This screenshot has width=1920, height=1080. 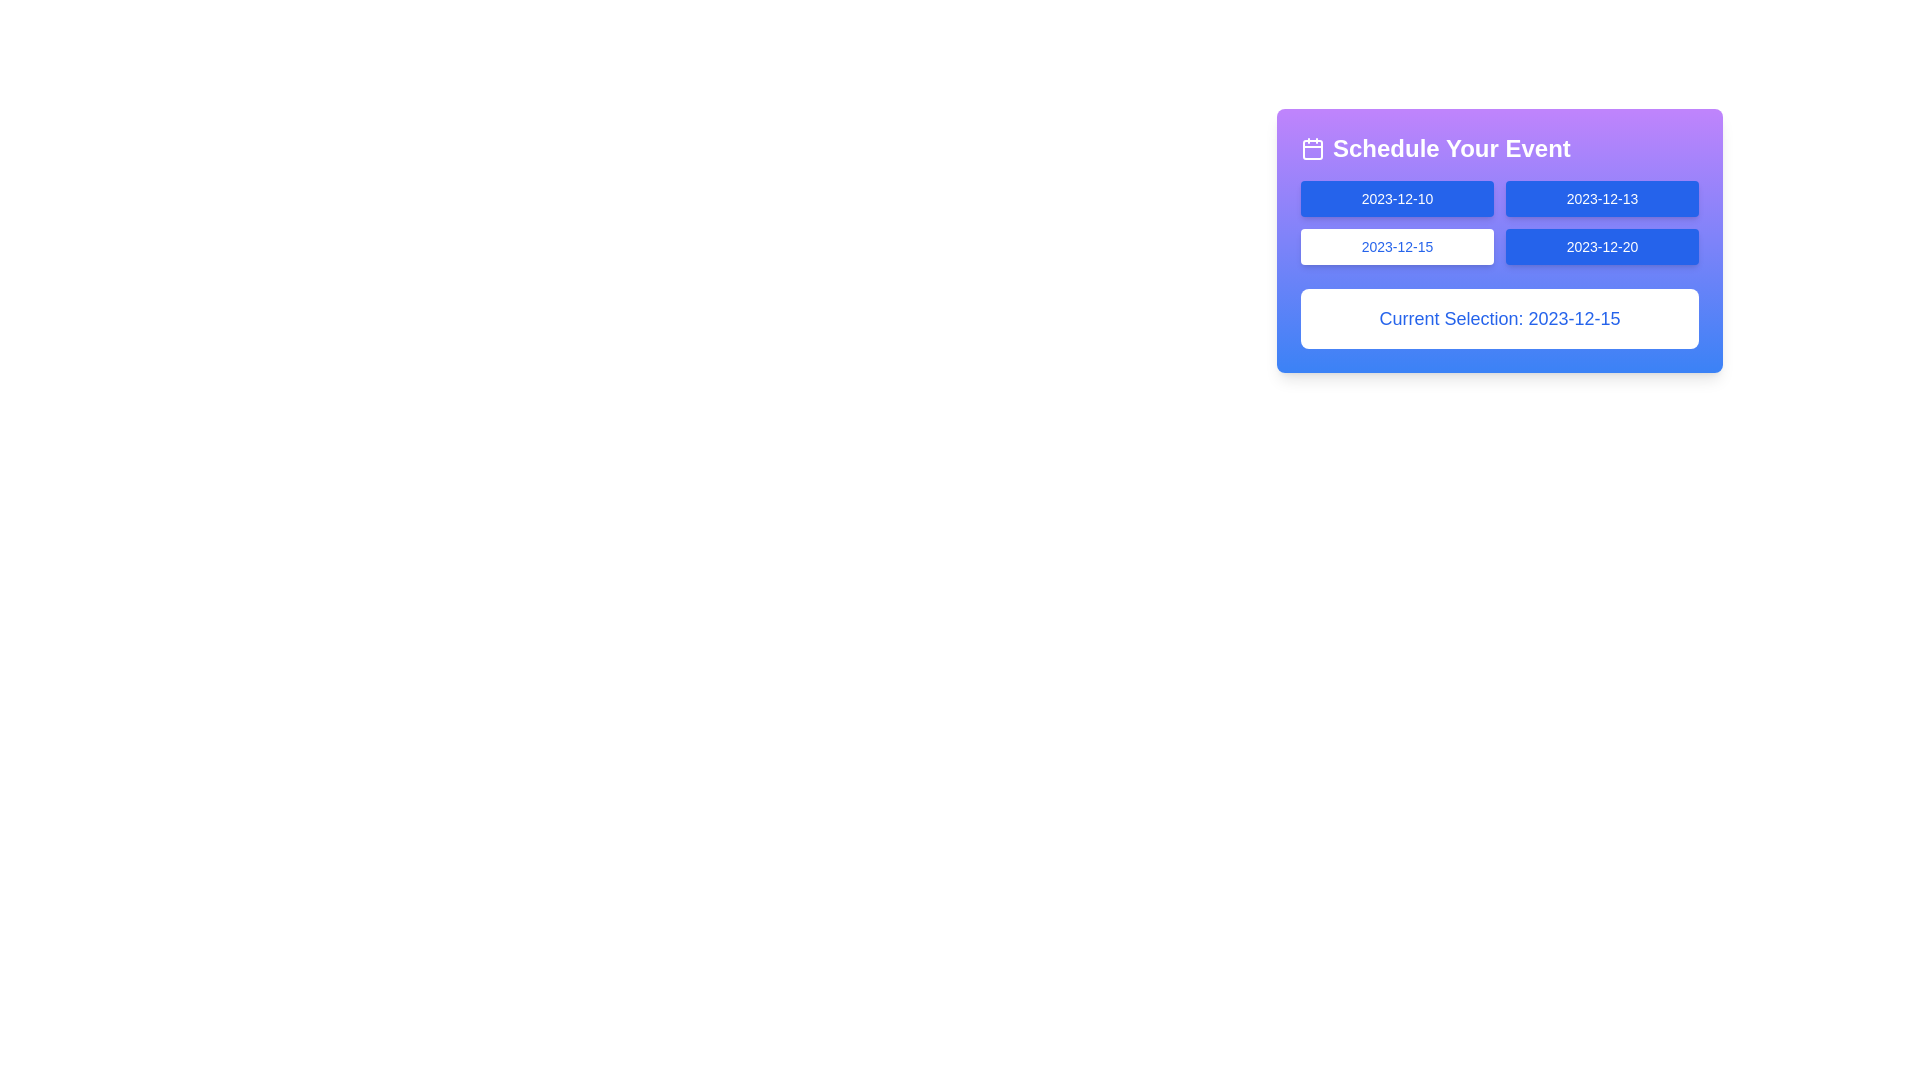 What do you see at coordinates (1602, 199) in the screenshot?
I see `the date selection button for '2023-12-13' located` at bounding box center [1602, 199].